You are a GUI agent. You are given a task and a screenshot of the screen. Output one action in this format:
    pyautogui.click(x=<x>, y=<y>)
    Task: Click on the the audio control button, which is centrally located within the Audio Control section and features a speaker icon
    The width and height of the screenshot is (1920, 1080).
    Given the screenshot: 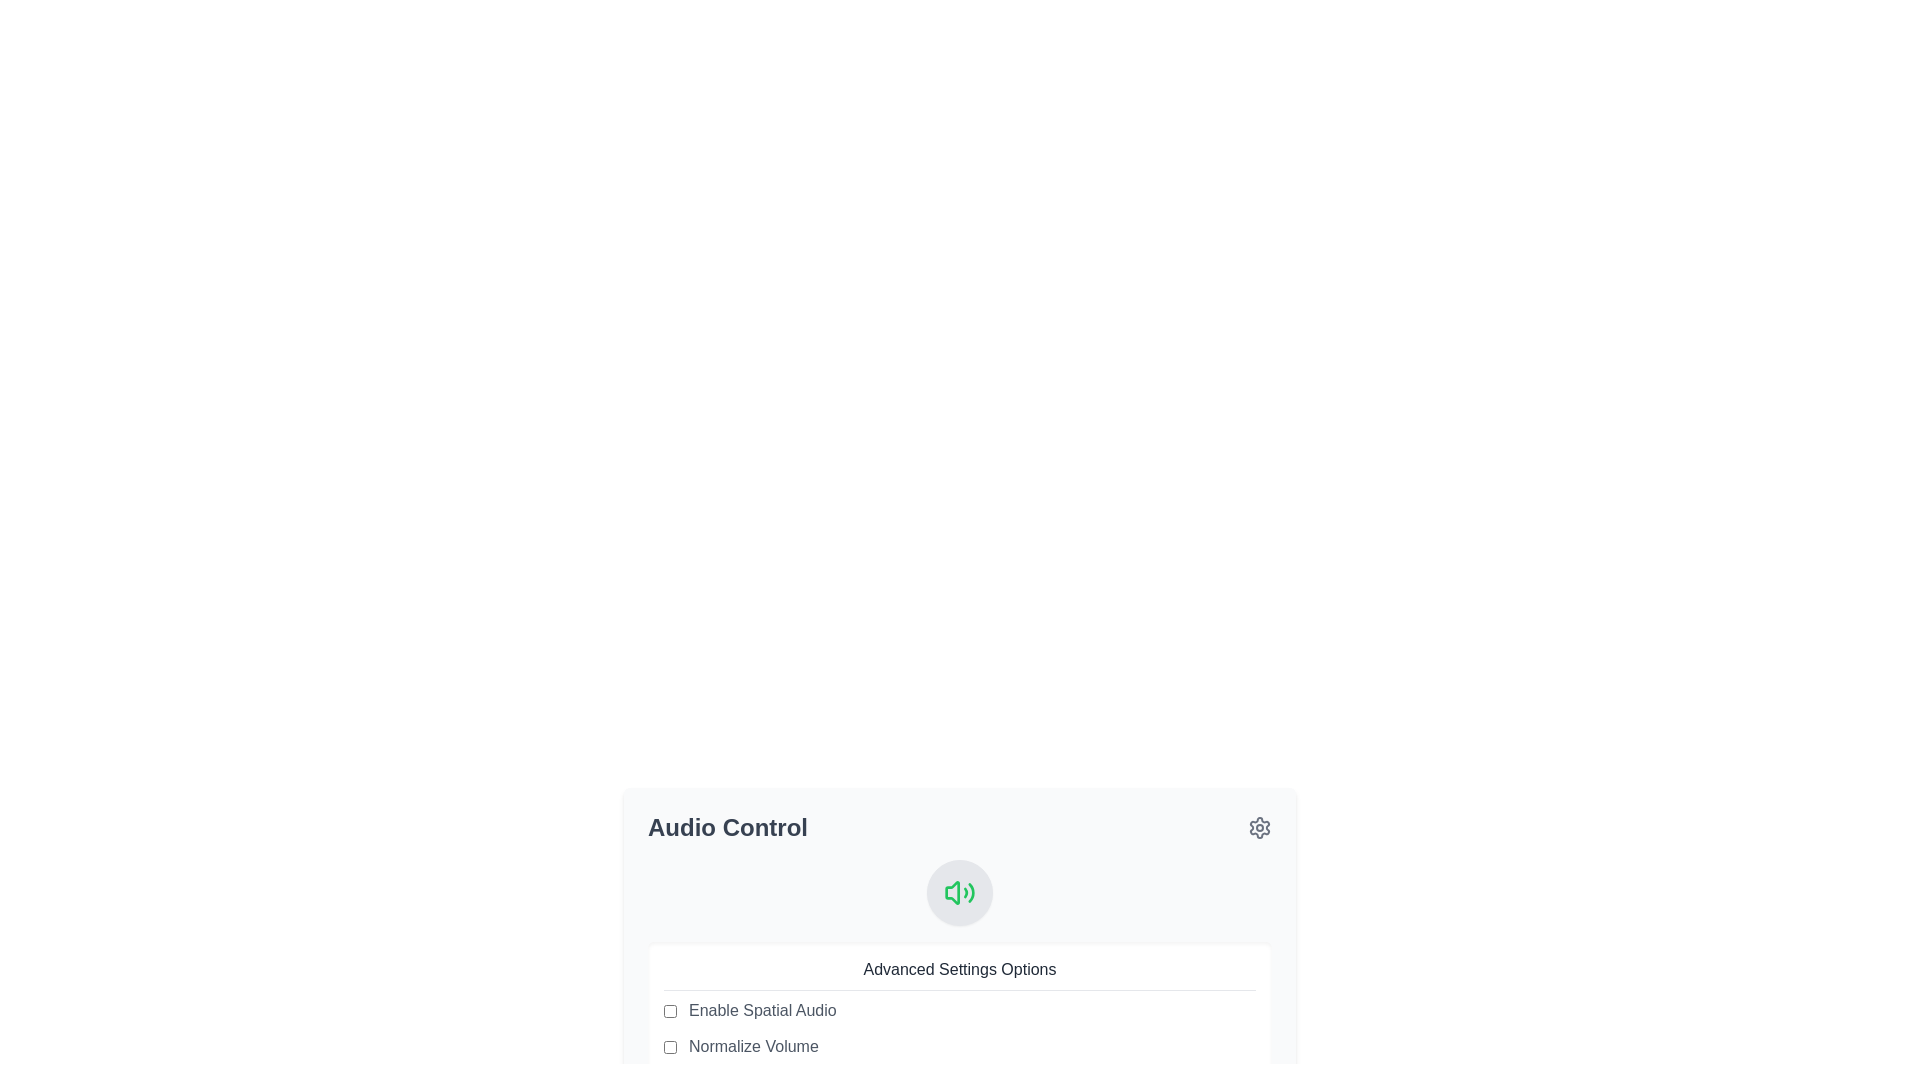 What is the action you would take?
    pyautogui.click(x=960, y=892)
    